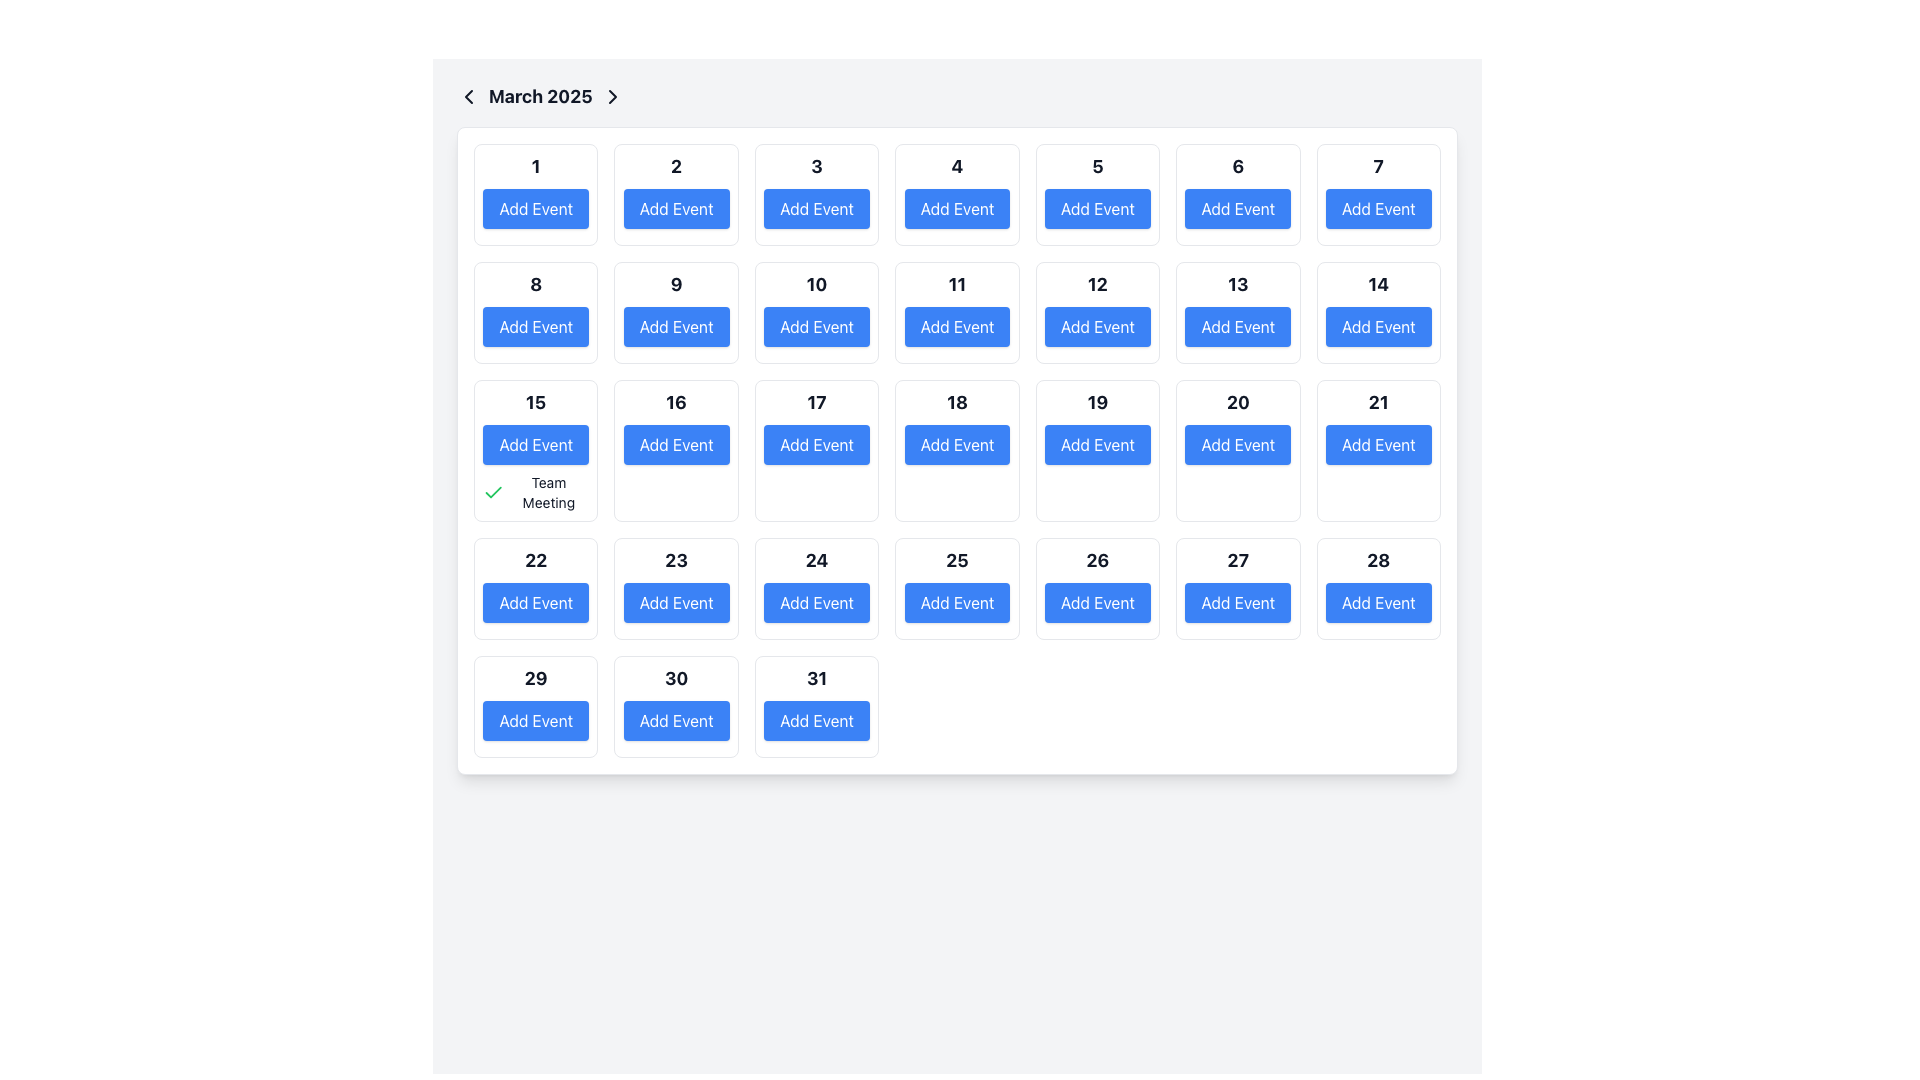 The height and width of the screenshot is (1080, 1920). Describe the element at coordinates (956, 285) in the screenshot. I see `the bold text '11' in a black font within the calendar view, located in the second row and fifth column of the grid` at that location.